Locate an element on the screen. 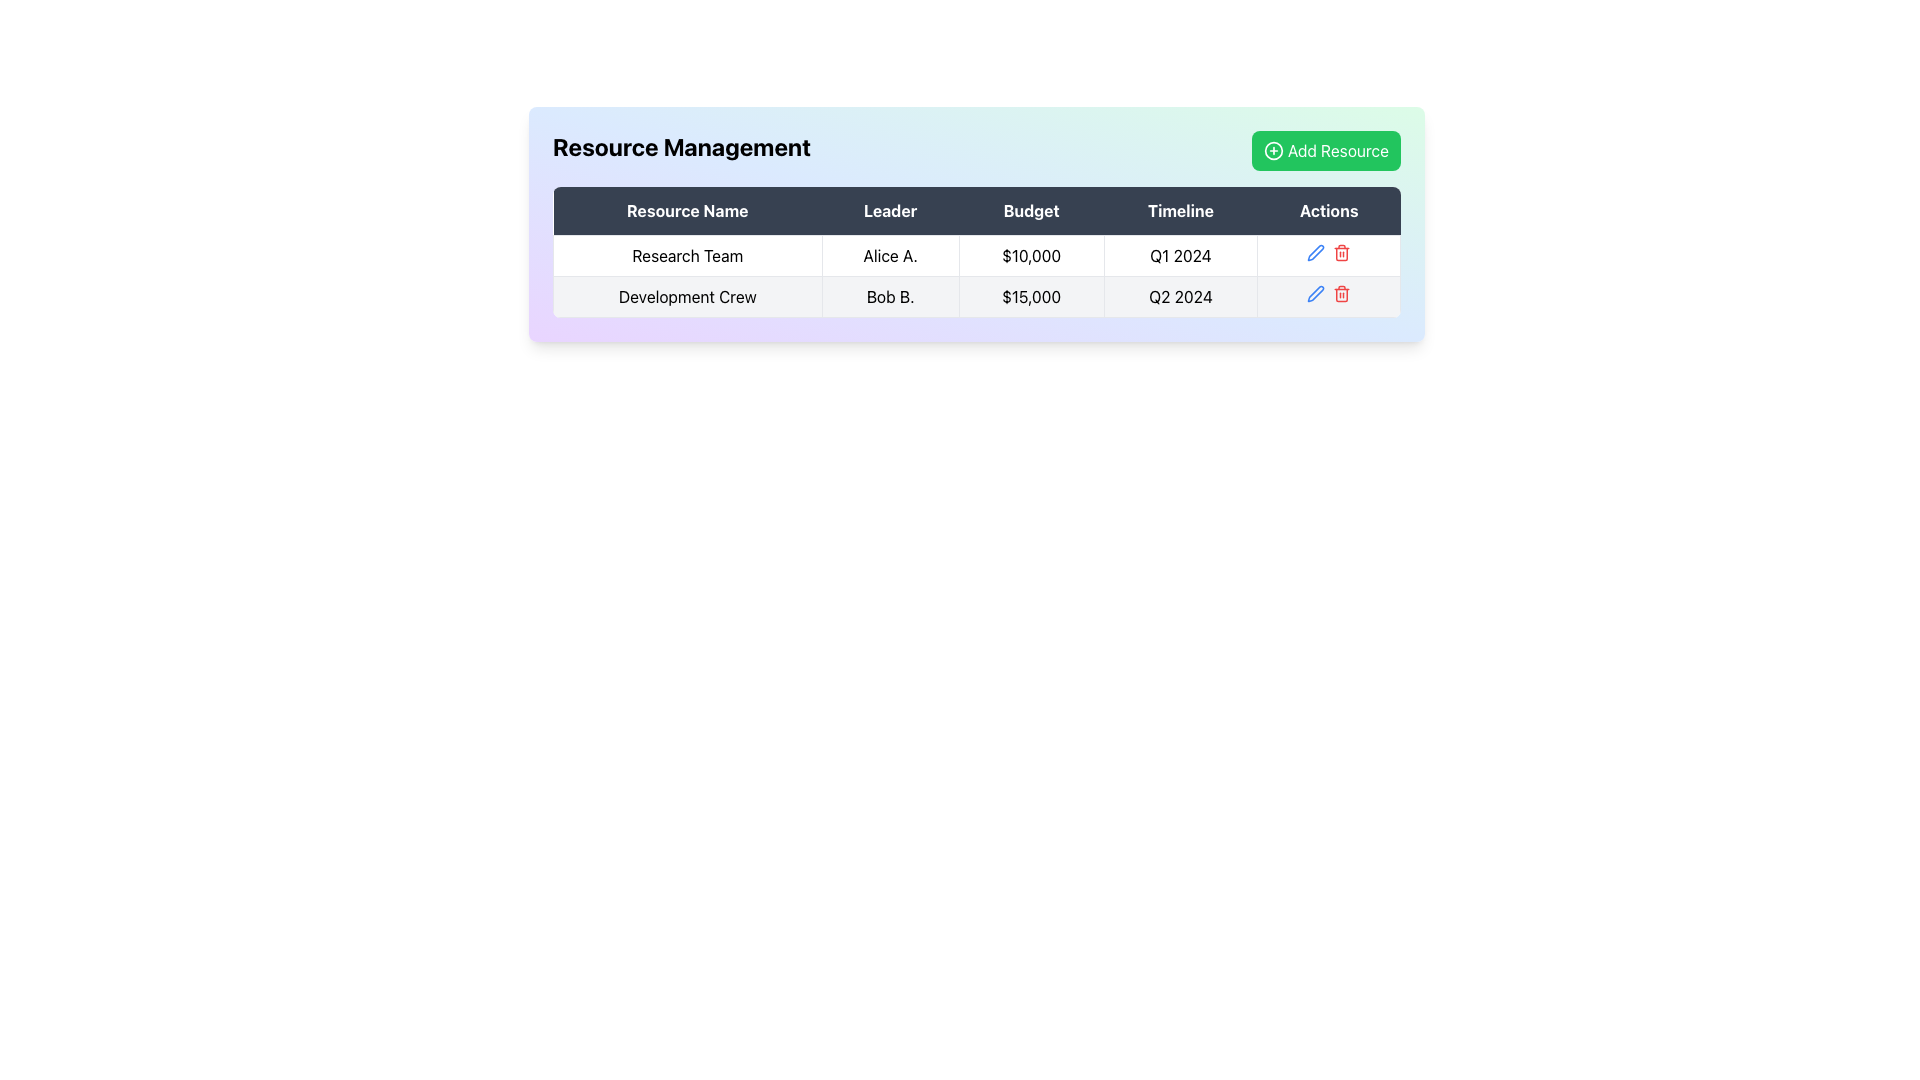 This screenshot has width=1920, height=1080. the table header indicating budget information, located in the third column between 'Leader' and 'Timeline' is located at coordinates (1031, 211).